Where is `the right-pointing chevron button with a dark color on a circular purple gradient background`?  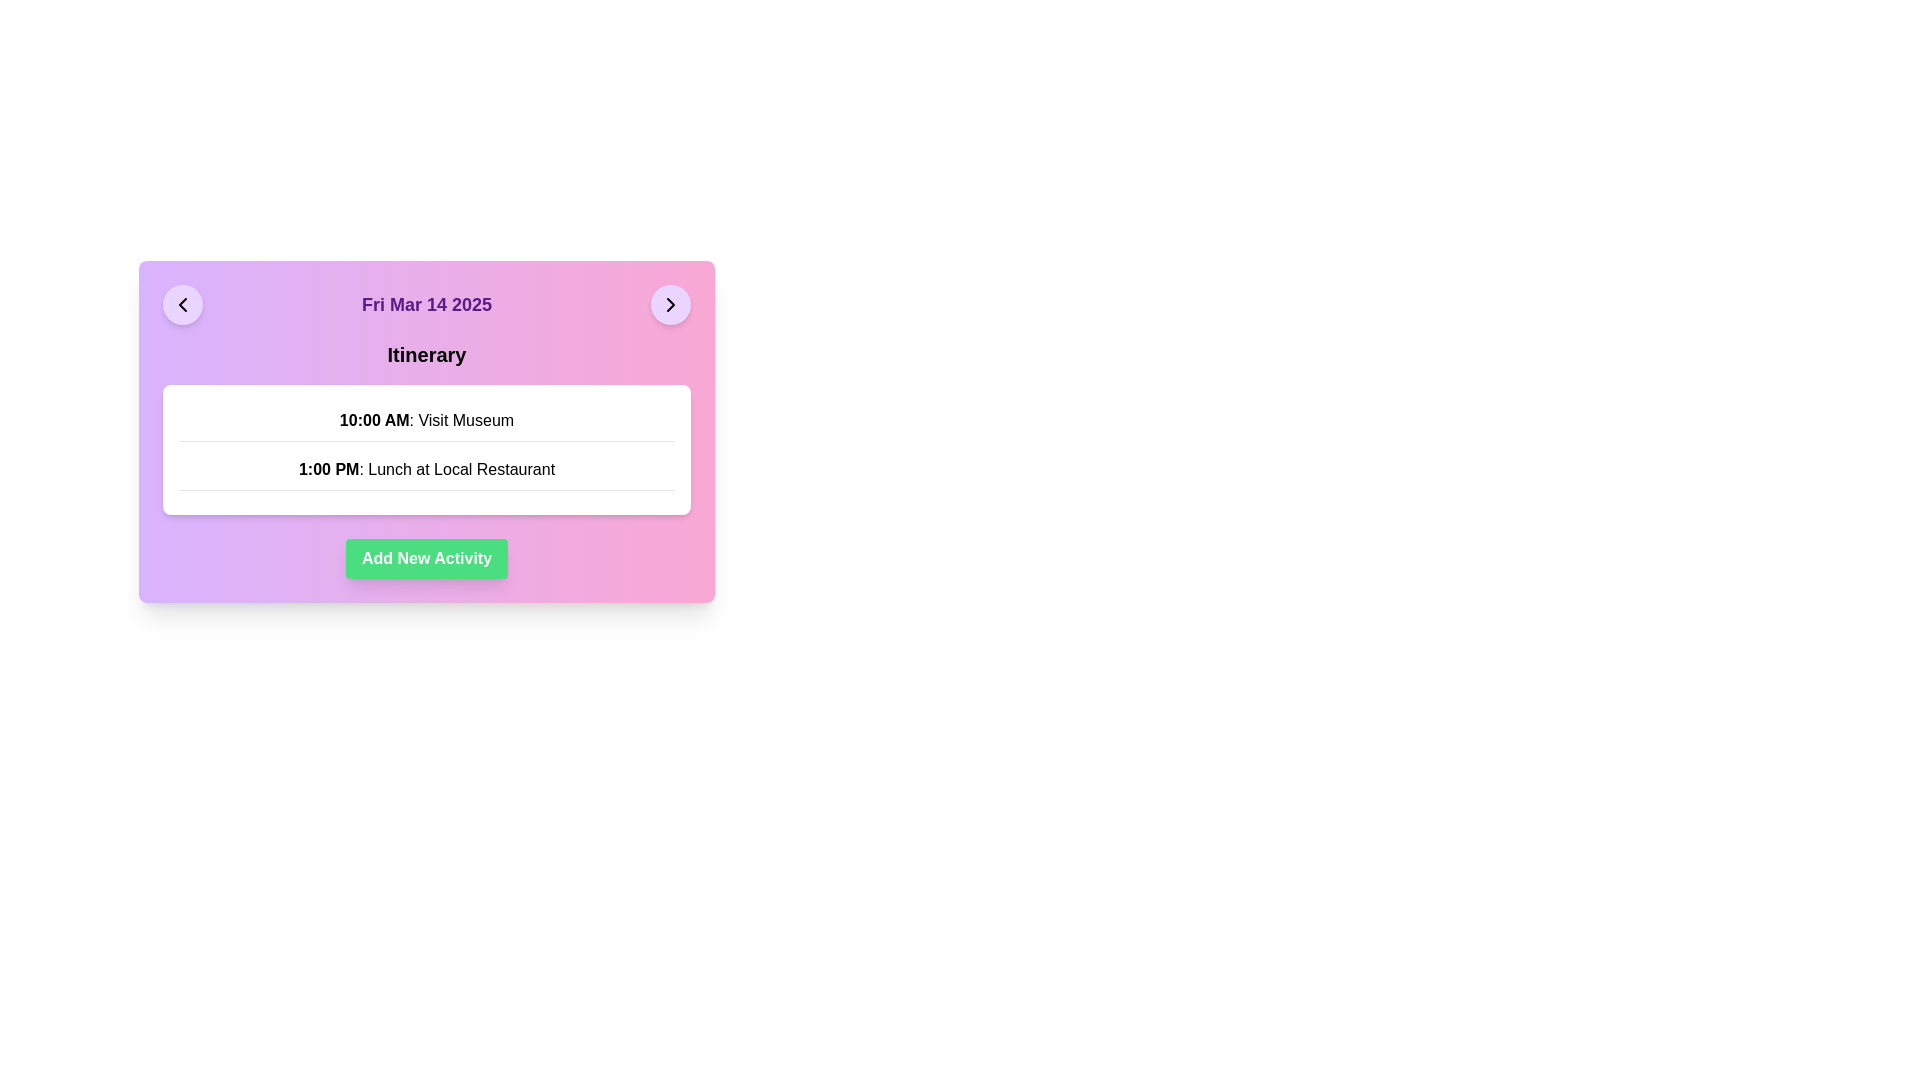 the right-pointing chevron button with a dark color on a circular purple gradient background is located at coordinates (671, 304).